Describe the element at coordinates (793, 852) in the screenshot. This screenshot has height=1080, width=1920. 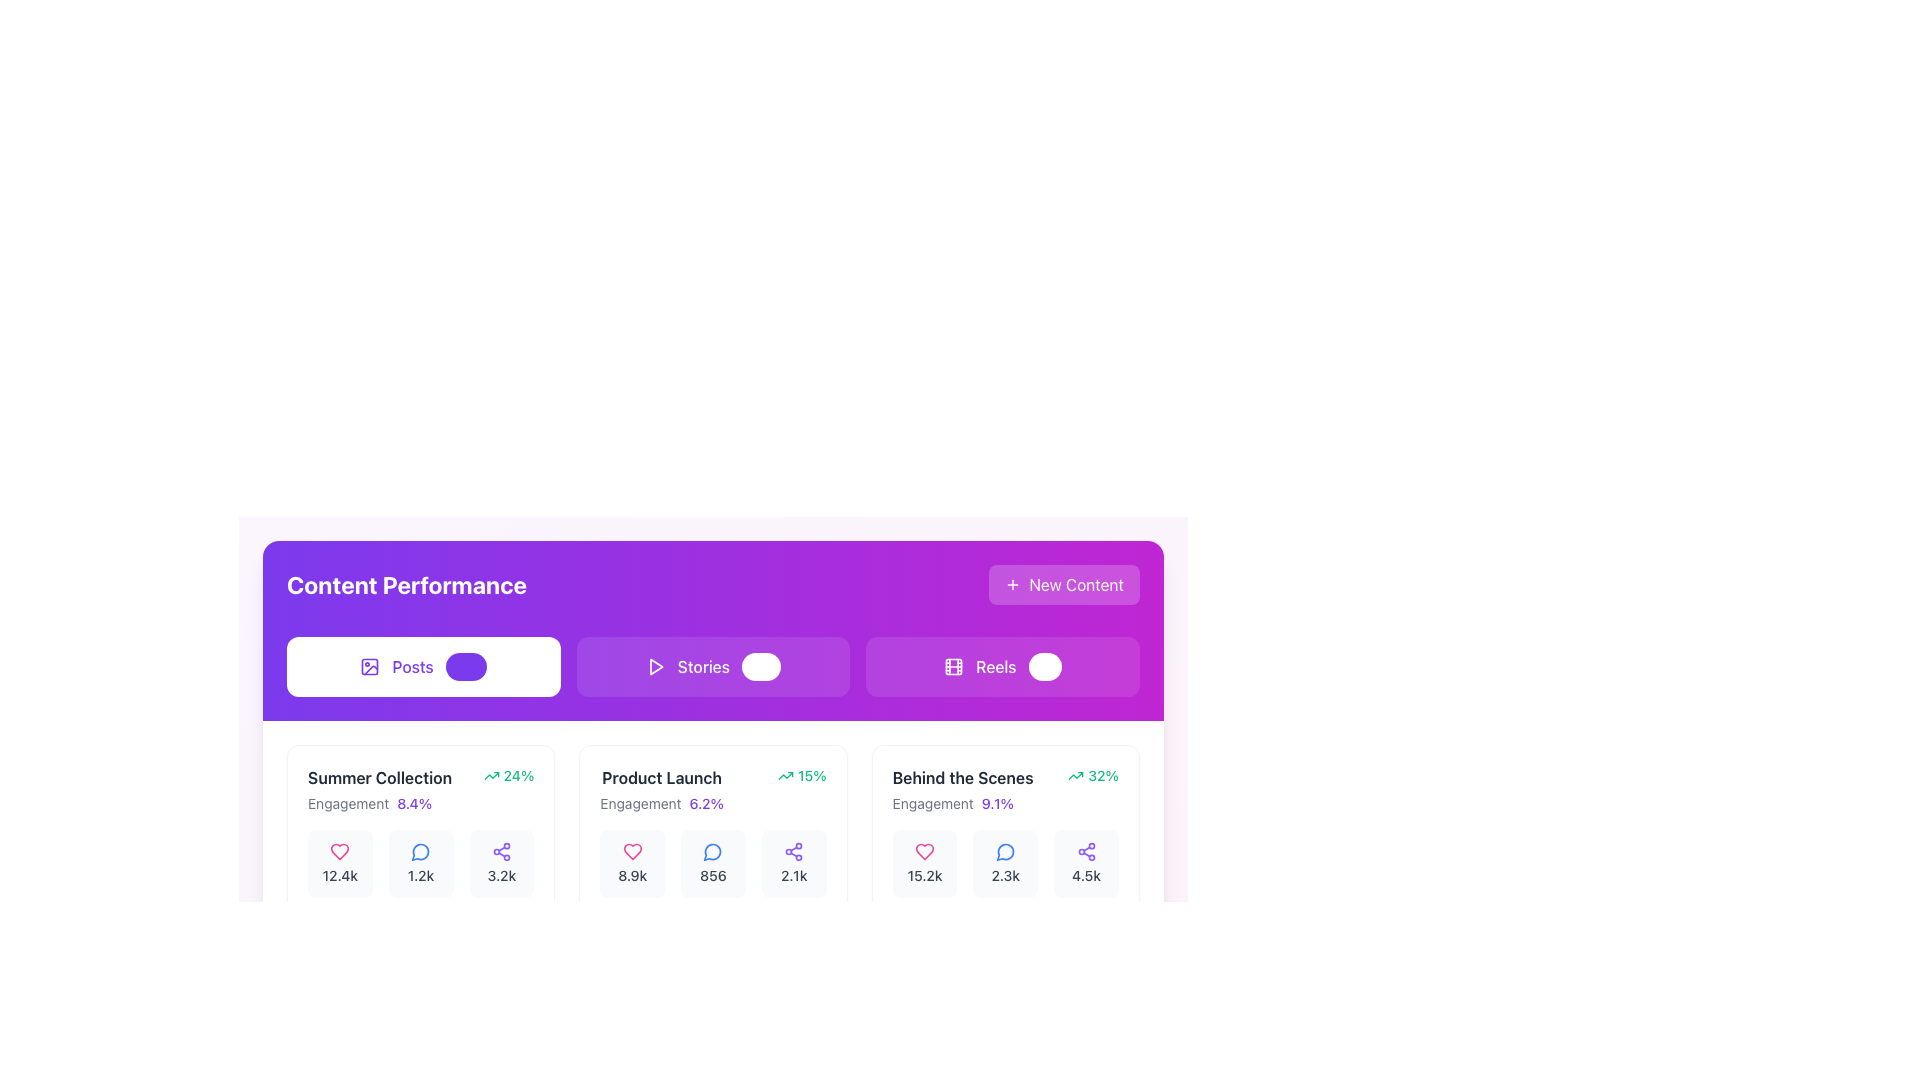
I see `the violet share icon, which is styled as a sharing symbol with three dots connected by two curved lines` at that location.